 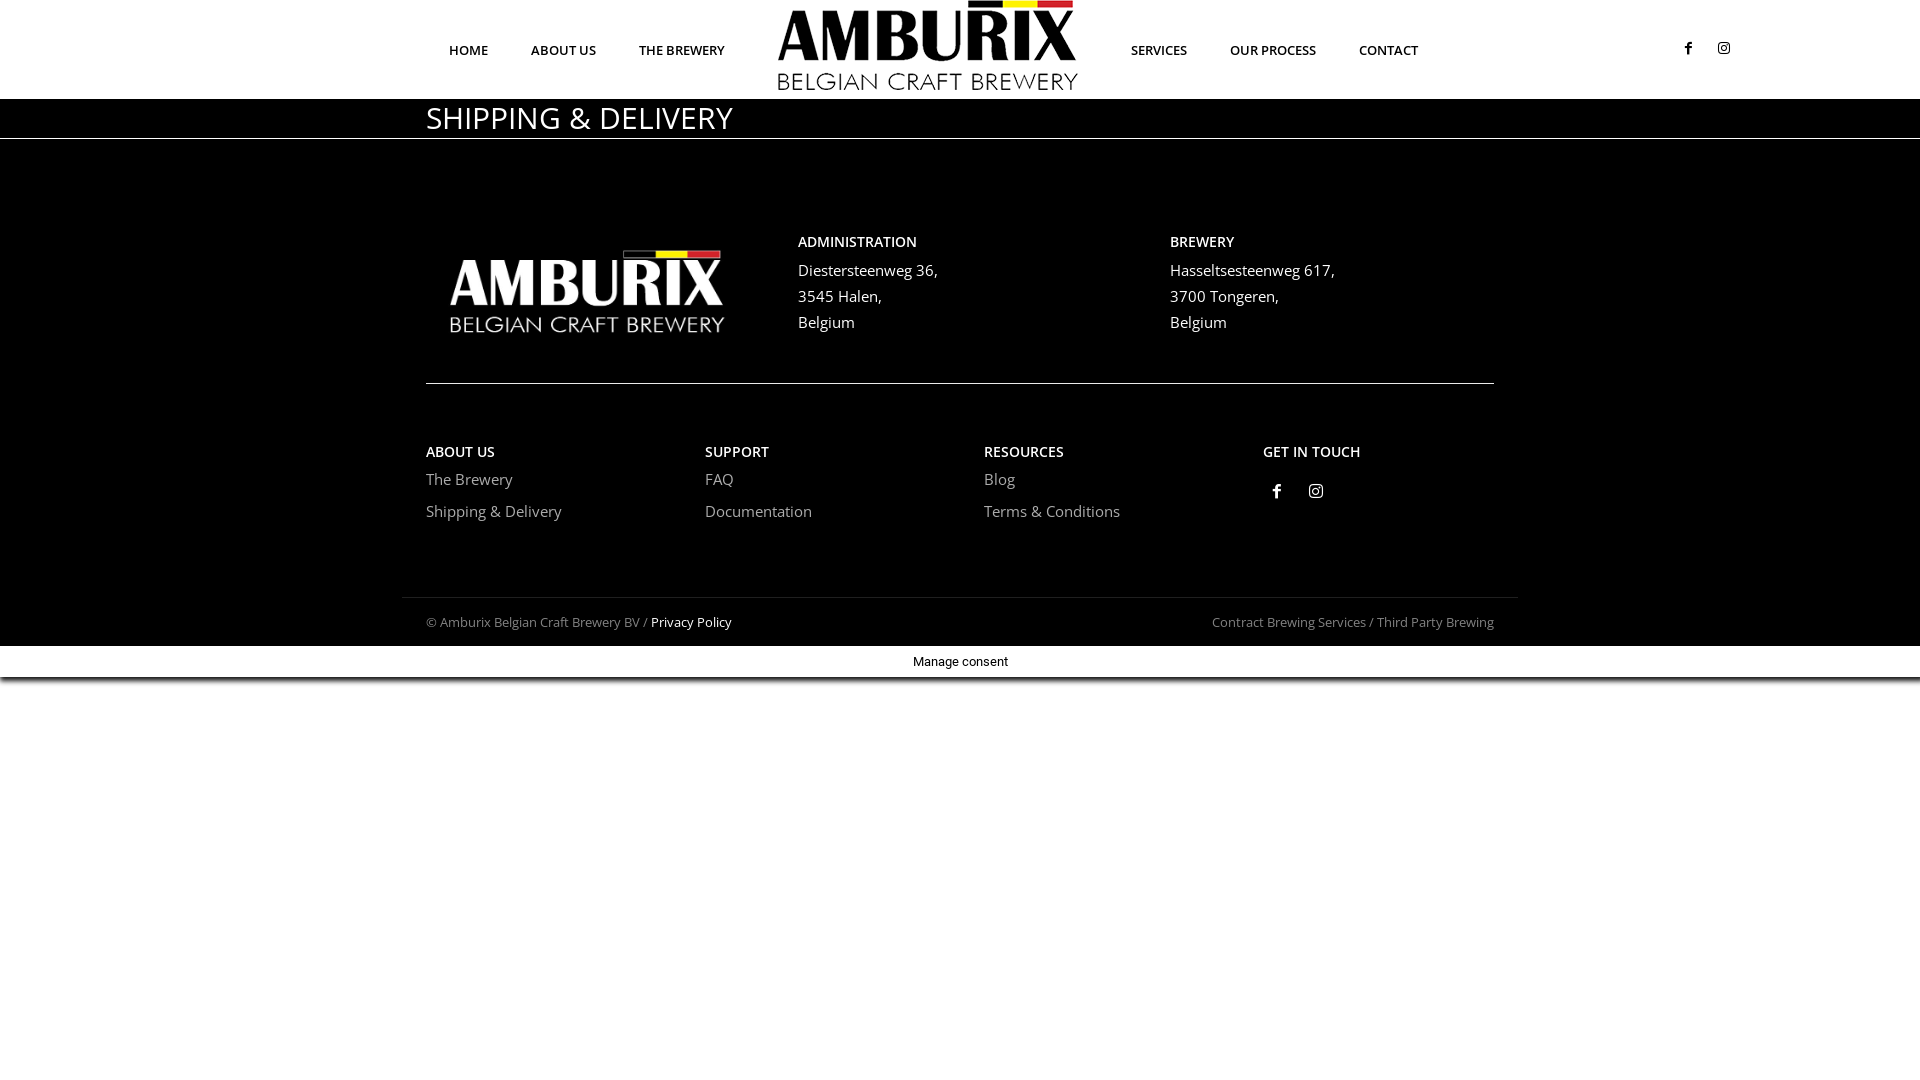 I want to click on 'FAQ', so click(x=719, y=478).